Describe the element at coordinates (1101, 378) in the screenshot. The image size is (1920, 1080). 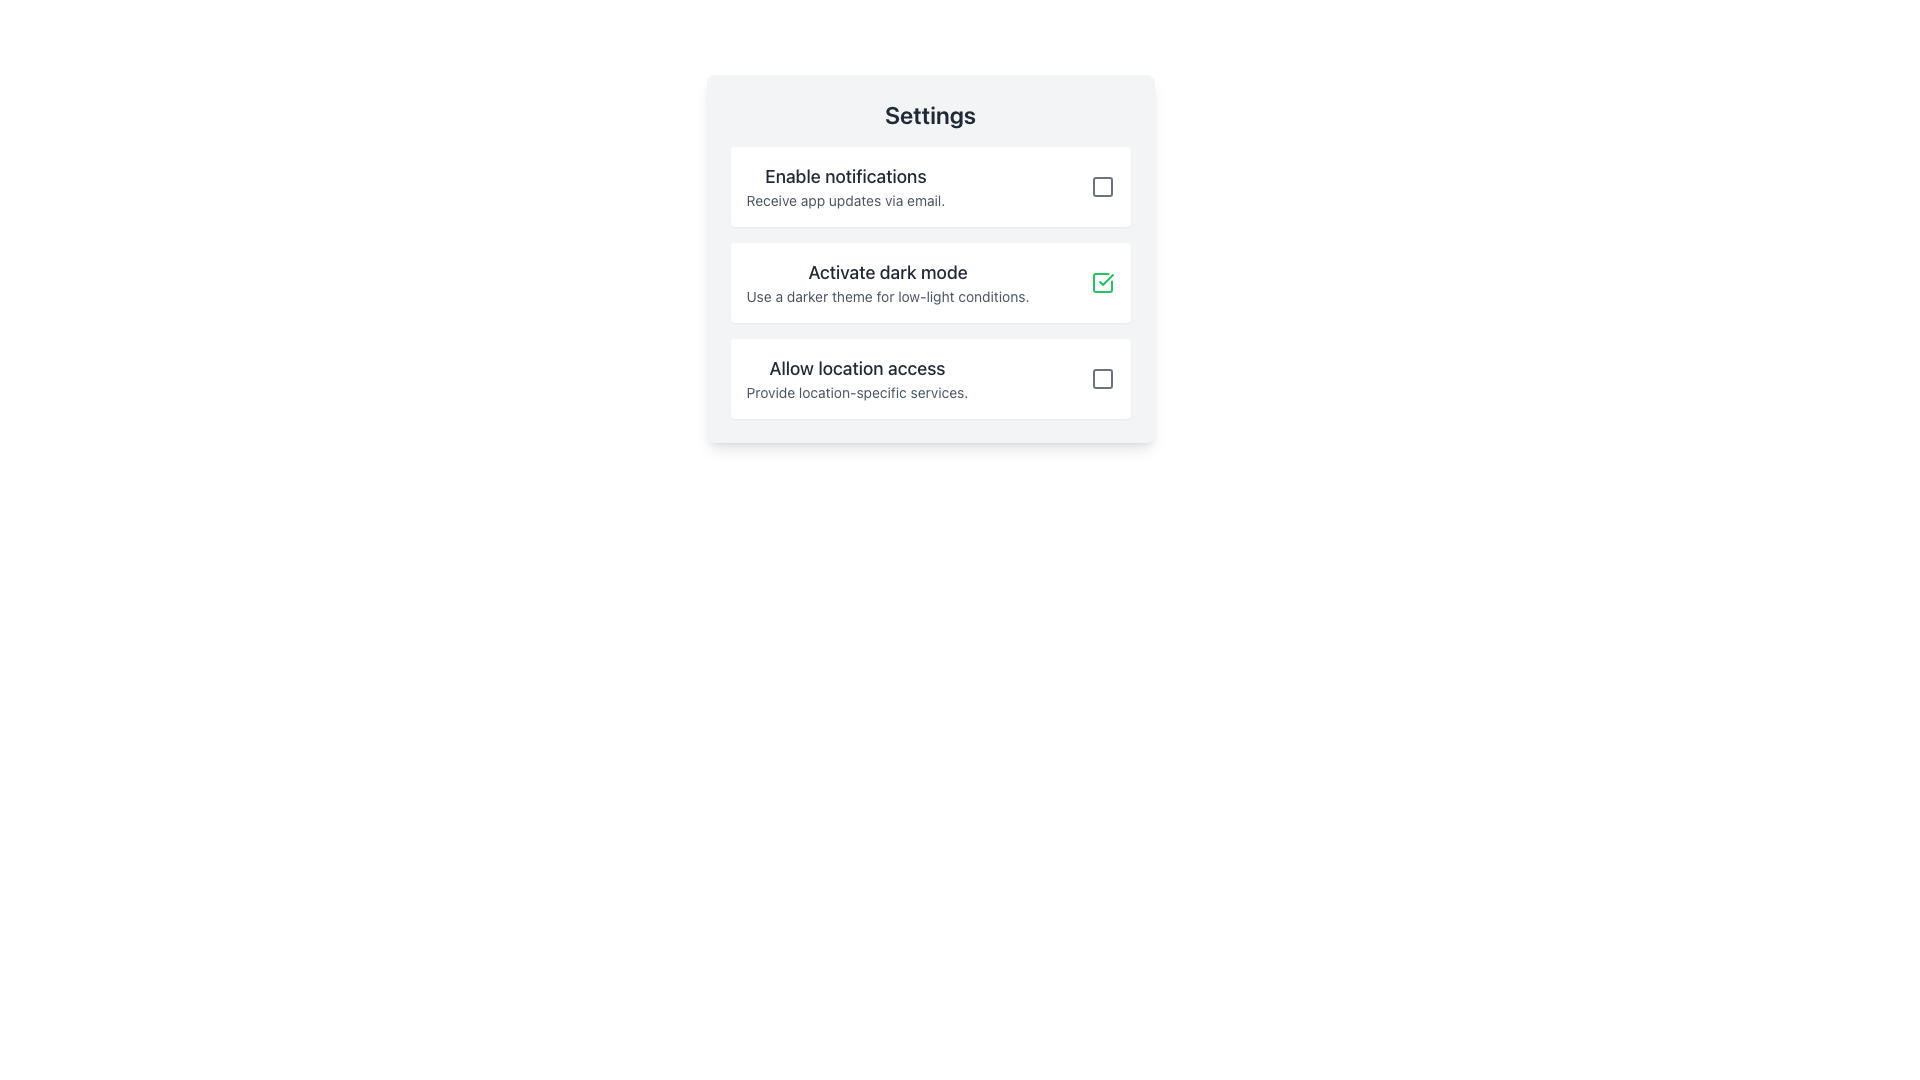
I see `the checkbox toggle indicator inside the SVG icon located at the right end of the 'Allow location access' row in the settings menu` at that location.